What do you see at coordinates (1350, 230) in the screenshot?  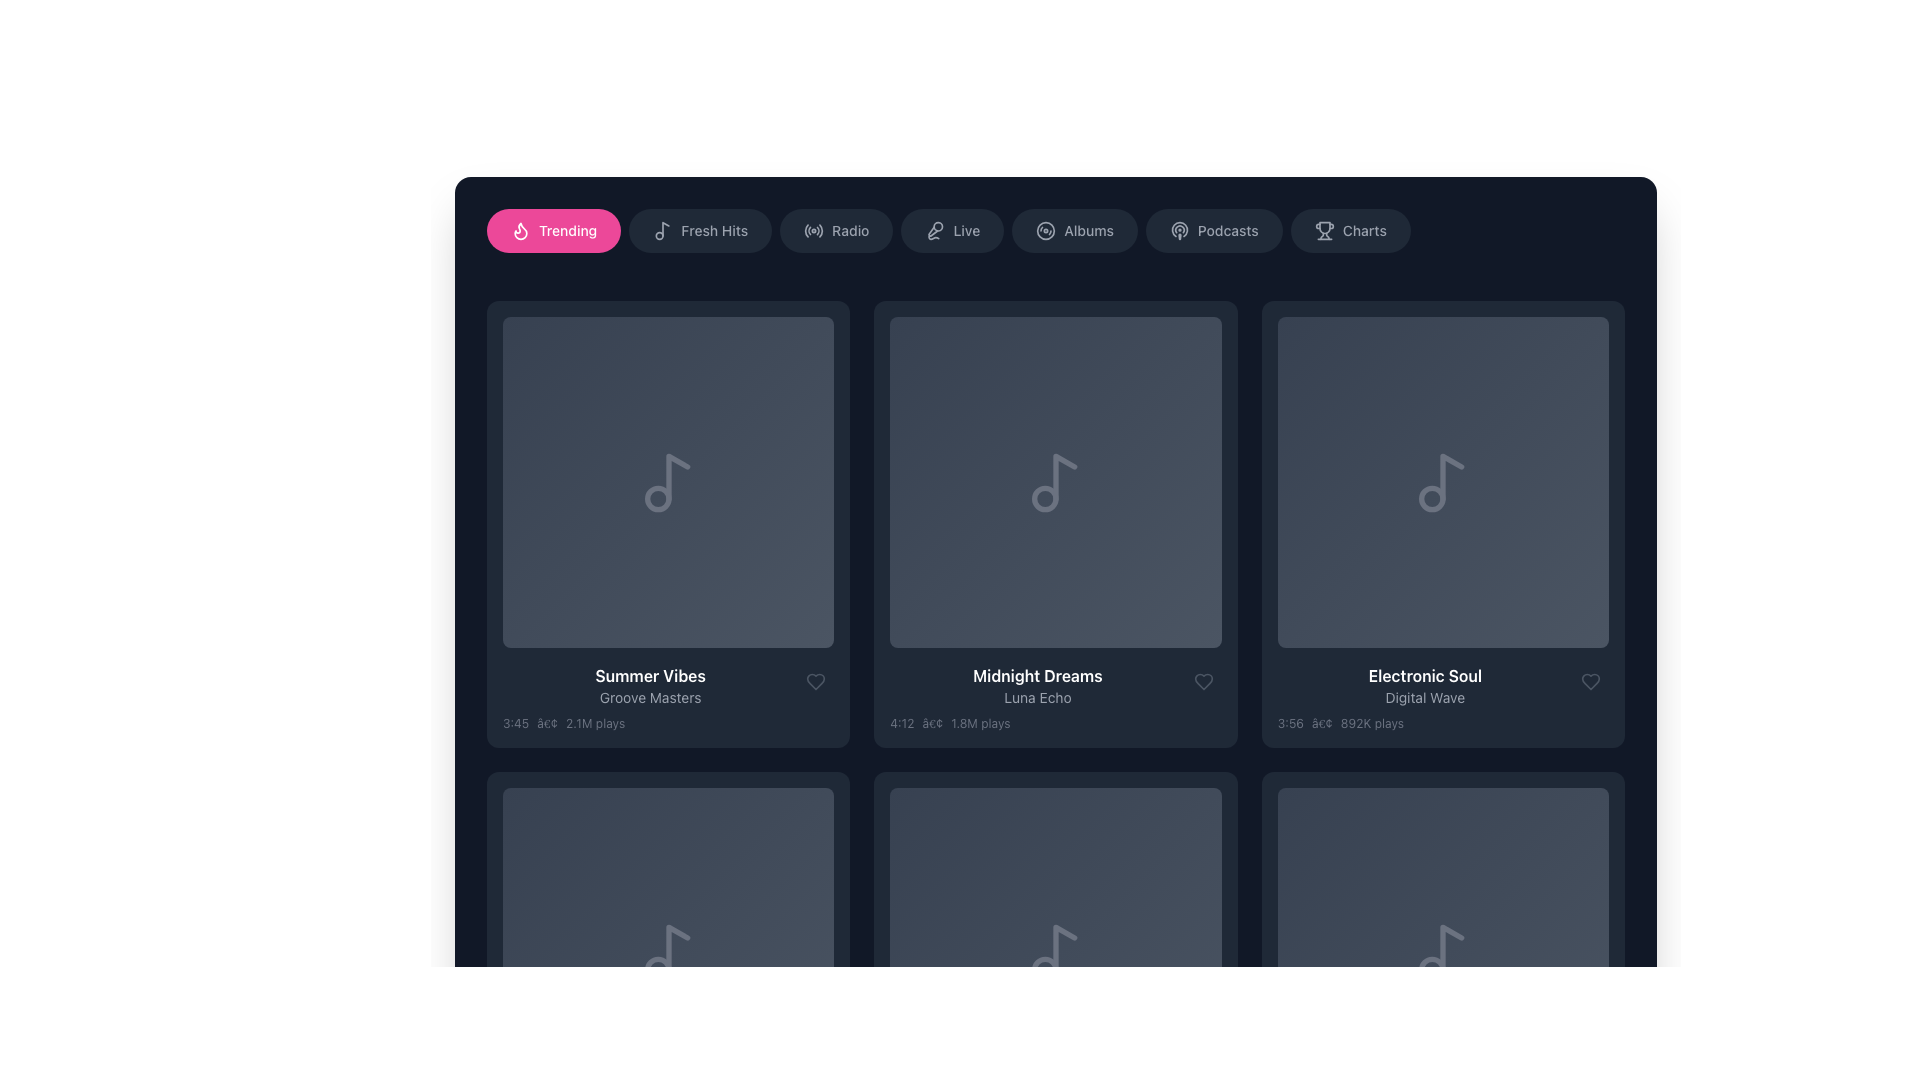 I see `the rounded rectangular button labeled 'Charts' with a trophy icon in the horizontal menu bar` at bounding box center [1350, 230].